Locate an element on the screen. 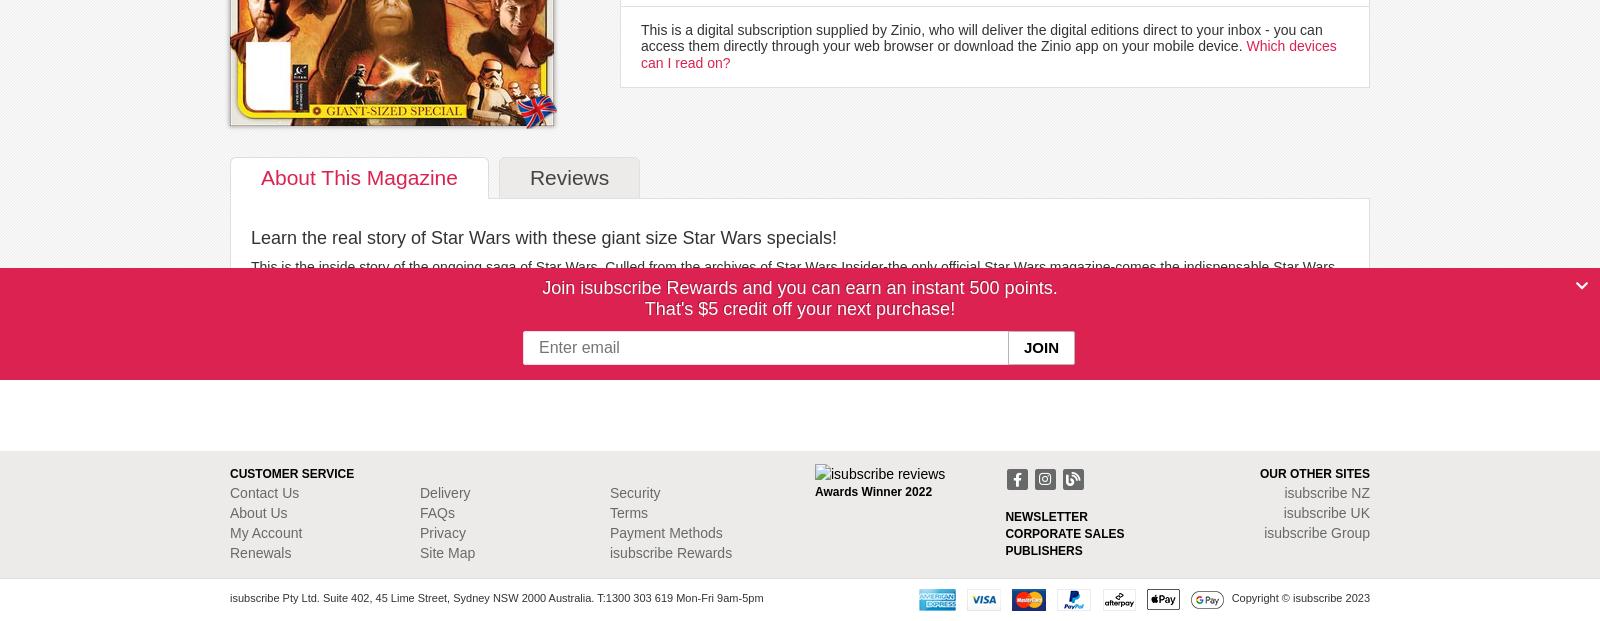 The width and height of the screenshot is (1600, 621). 'CORPORATE SALES' is located at coordinates (1064, 532).